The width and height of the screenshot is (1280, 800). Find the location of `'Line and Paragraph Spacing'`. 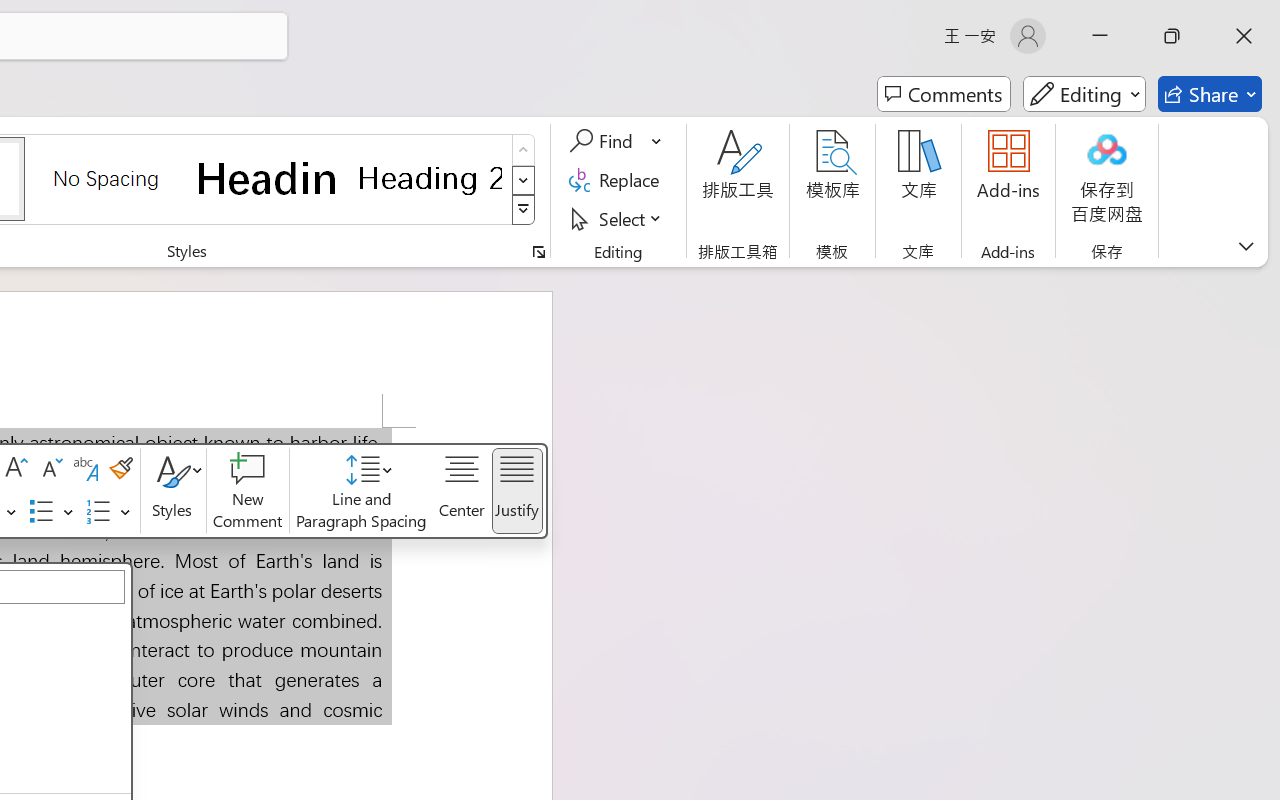

'Line and Paragraph Spacing' is located at coordinates (362, 491).